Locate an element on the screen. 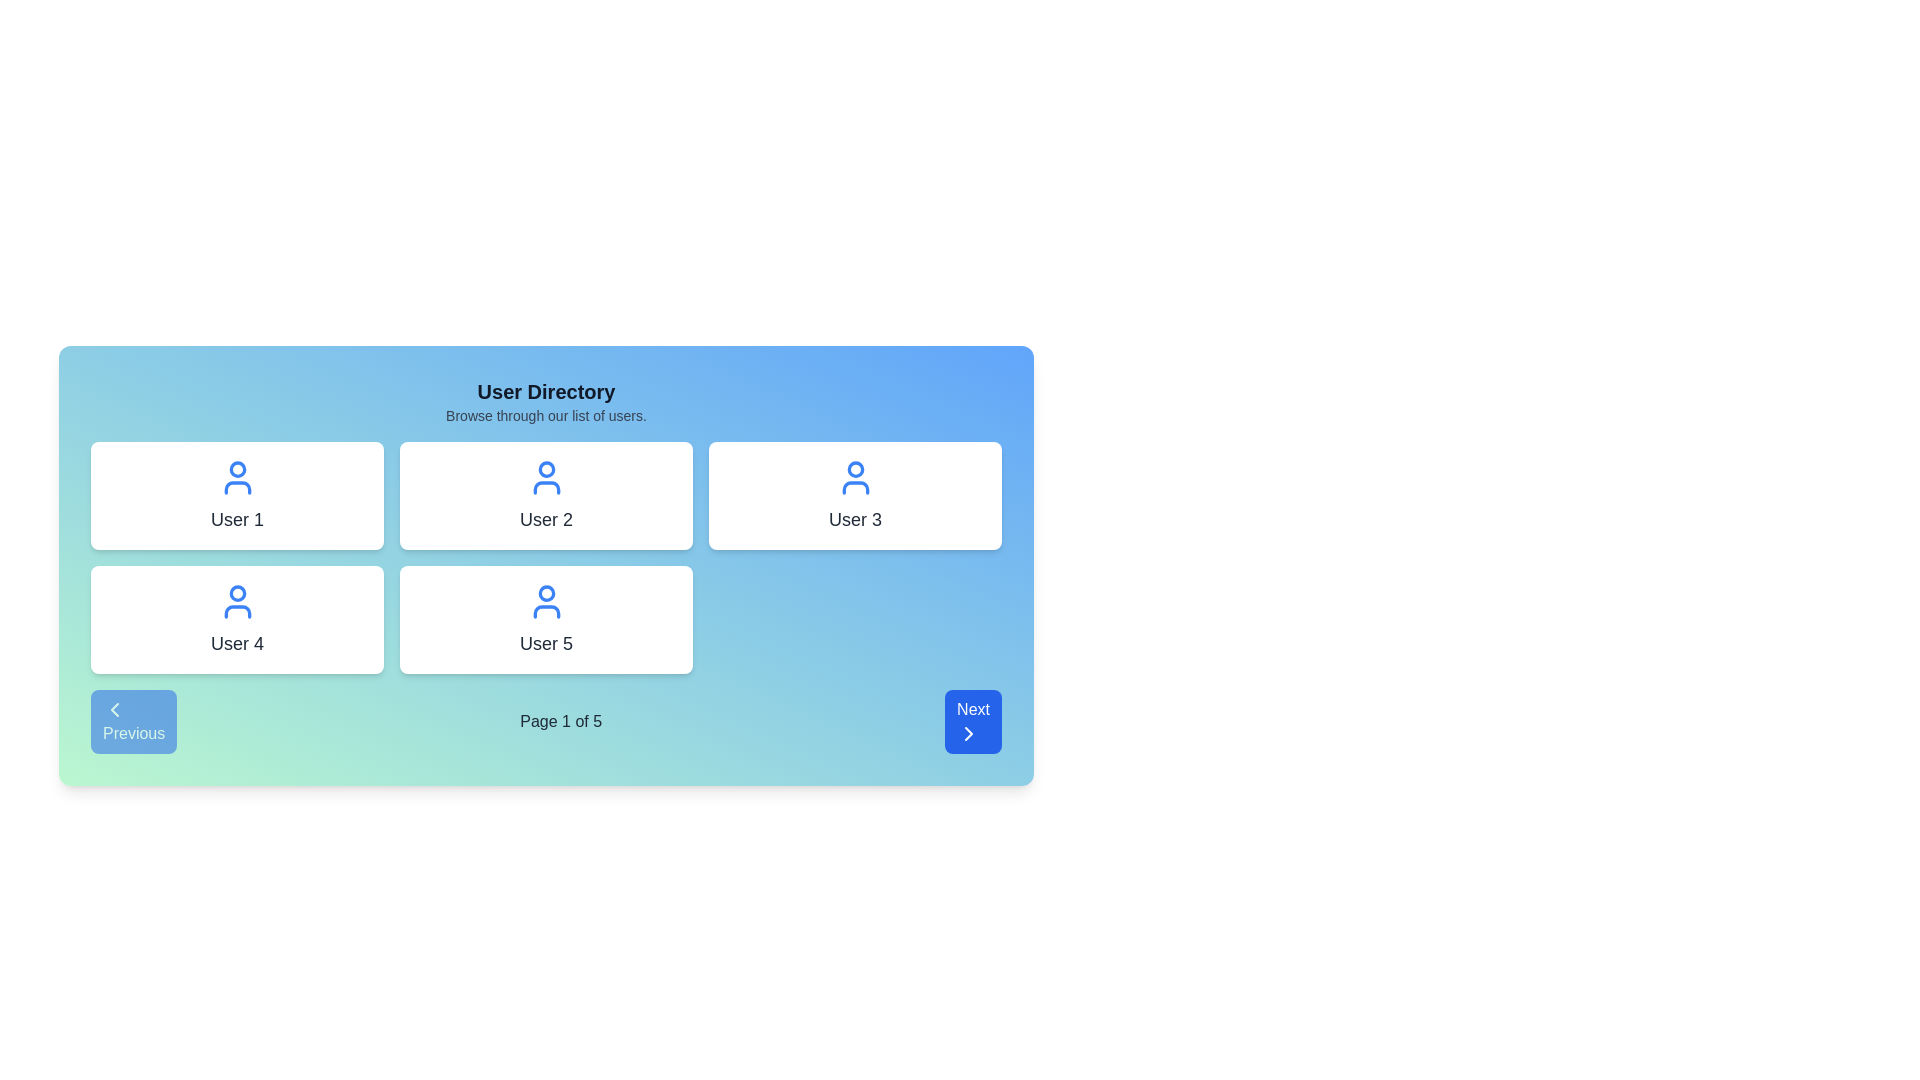 The height and width of the screenshot is (1080, 1920). the head graphical icon component representing 'User 2' in the user profile directory is located at coordinates (546, 469).